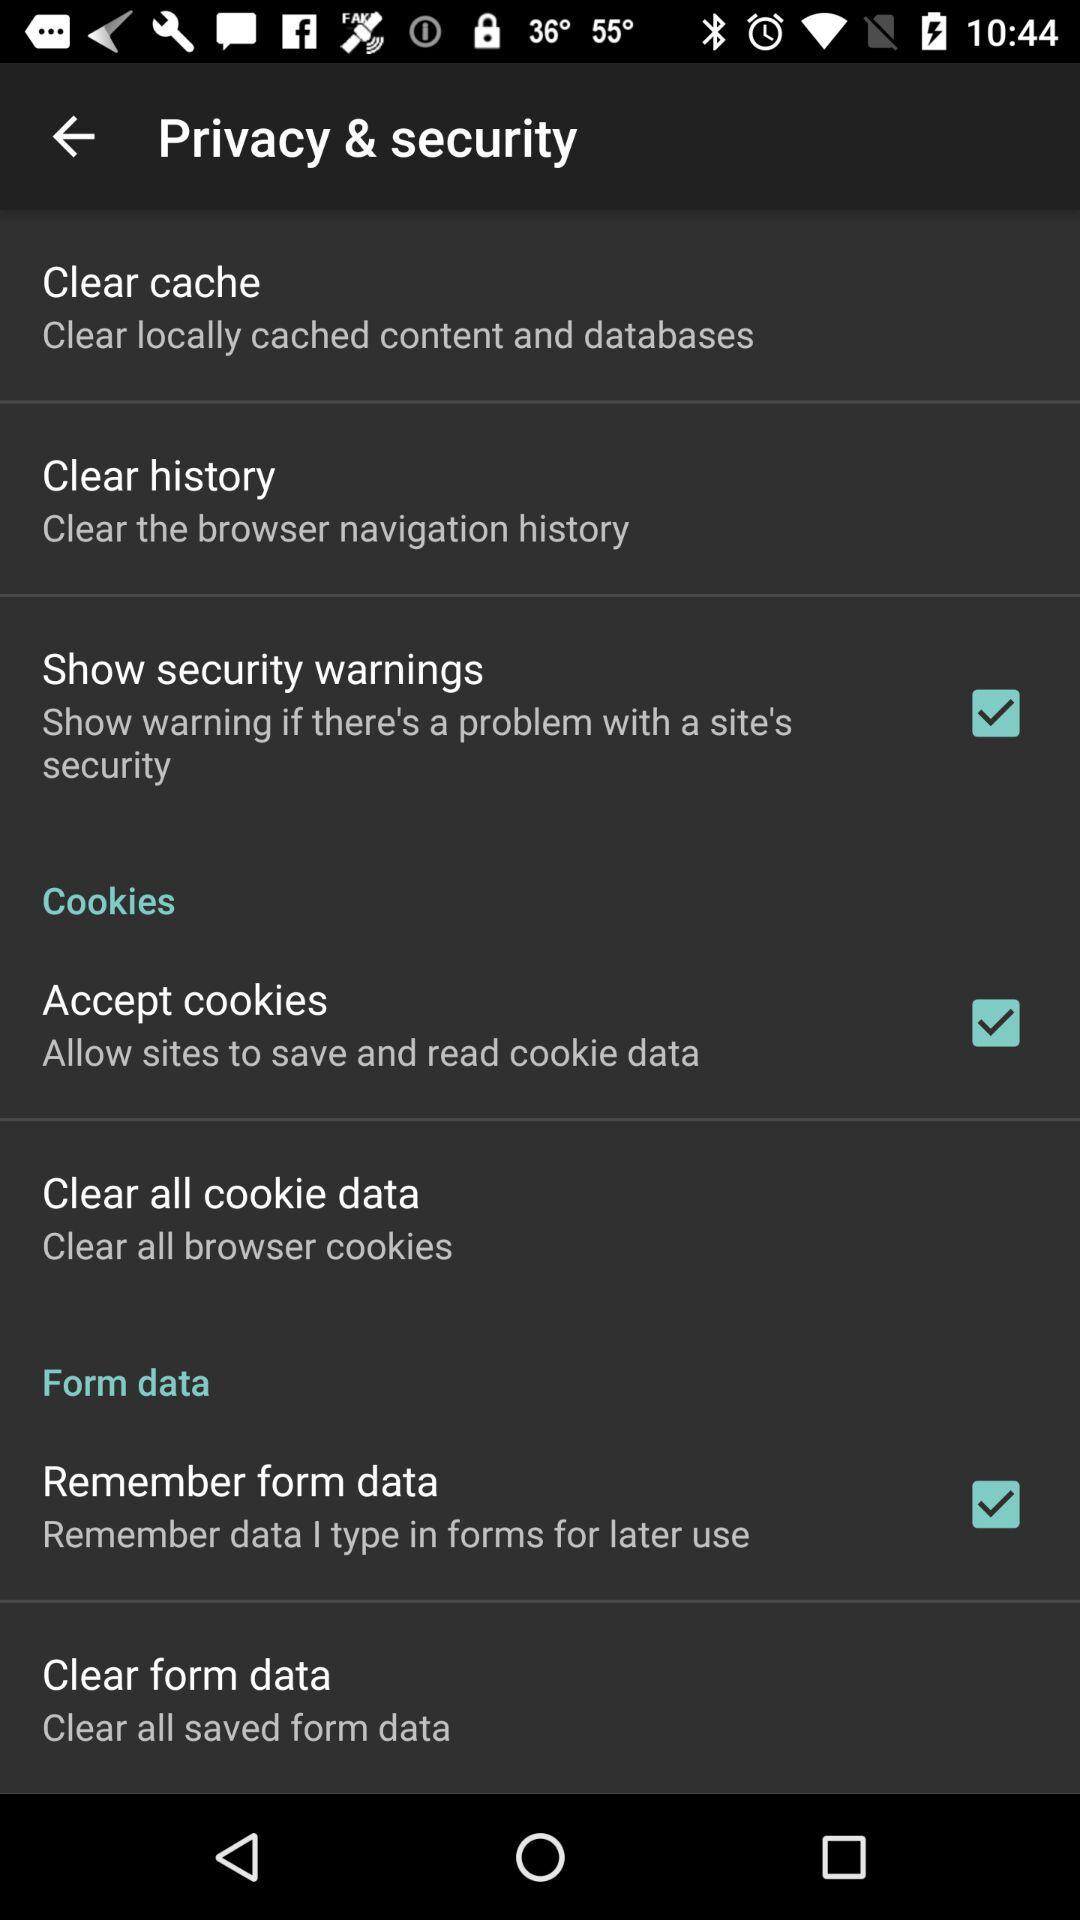 This screenshot has height=1920, width=1080. What do you see at coordinates (398, 333) in the screenshot?
I see `the item above clear history item` at bounding box center [398, 333].